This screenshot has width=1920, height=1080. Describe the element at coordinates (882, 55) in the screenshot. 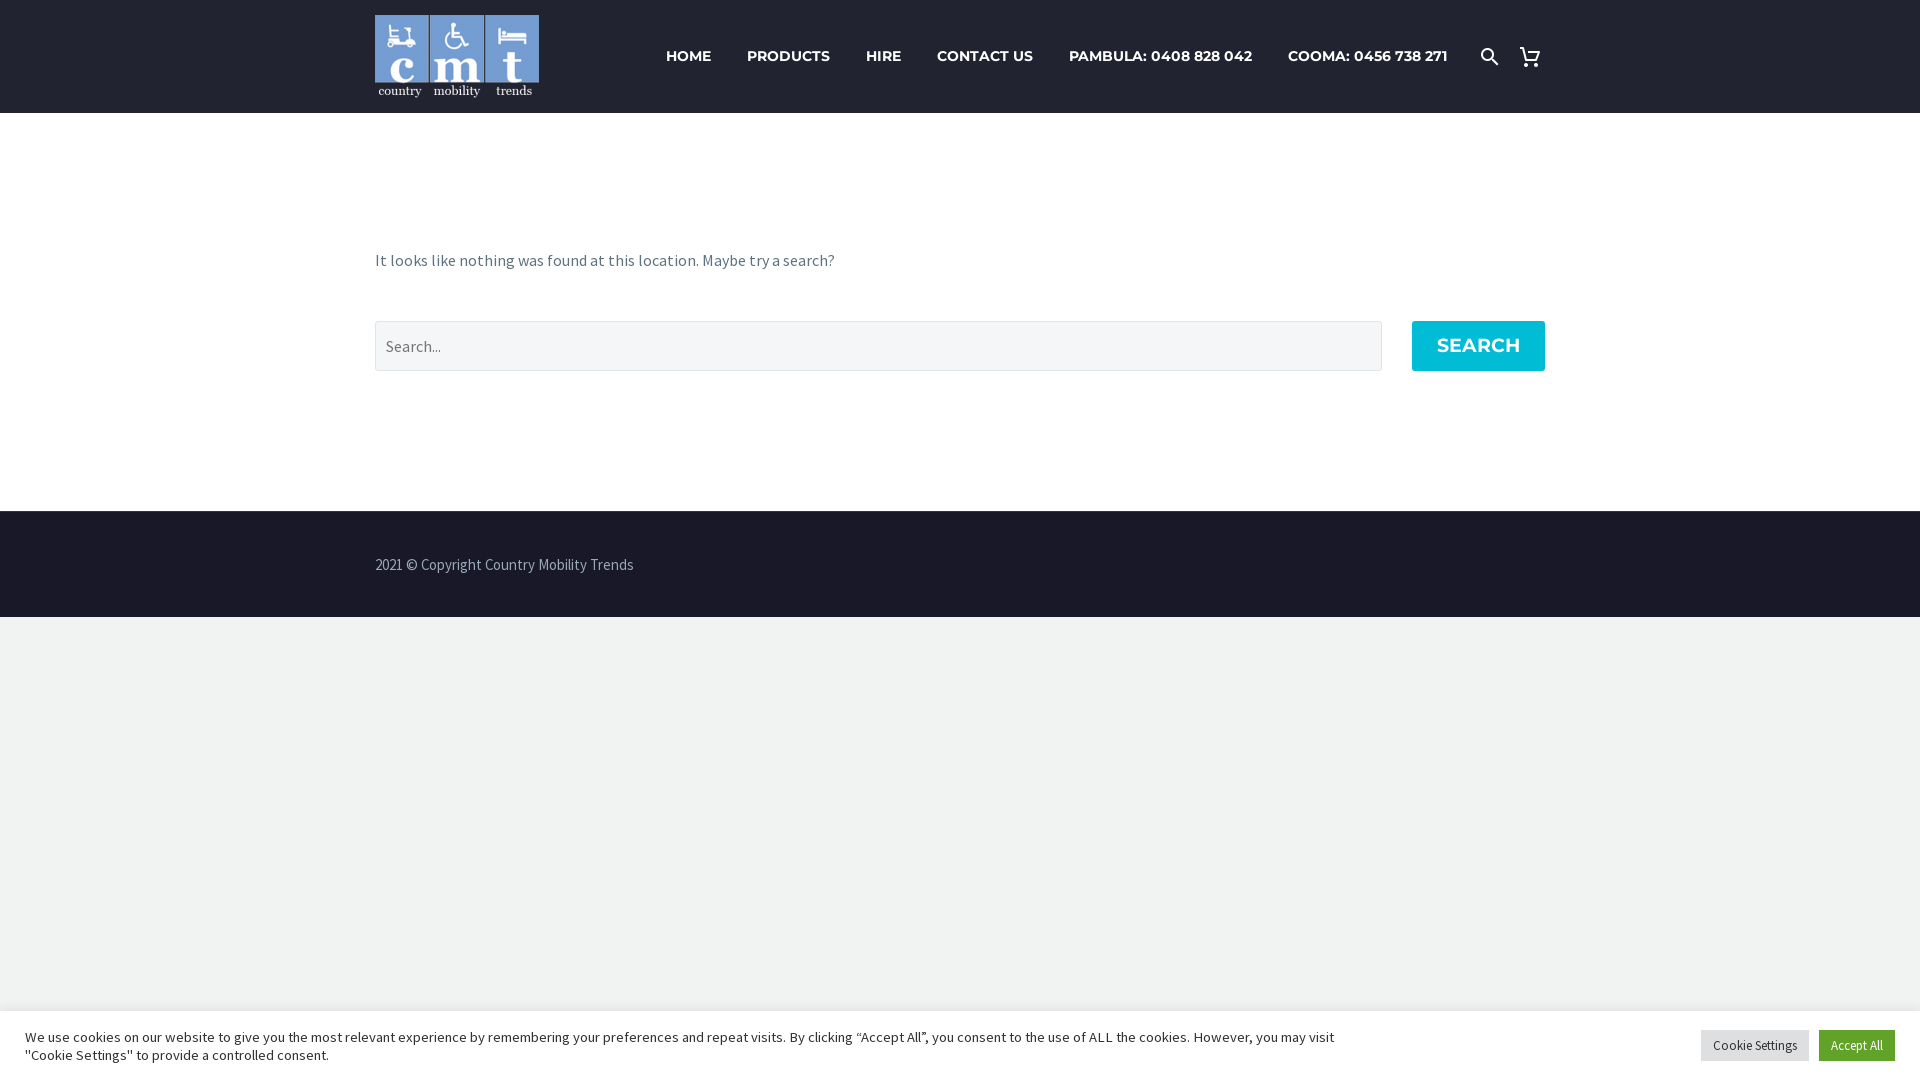

I see `'HIRE'` at that location.